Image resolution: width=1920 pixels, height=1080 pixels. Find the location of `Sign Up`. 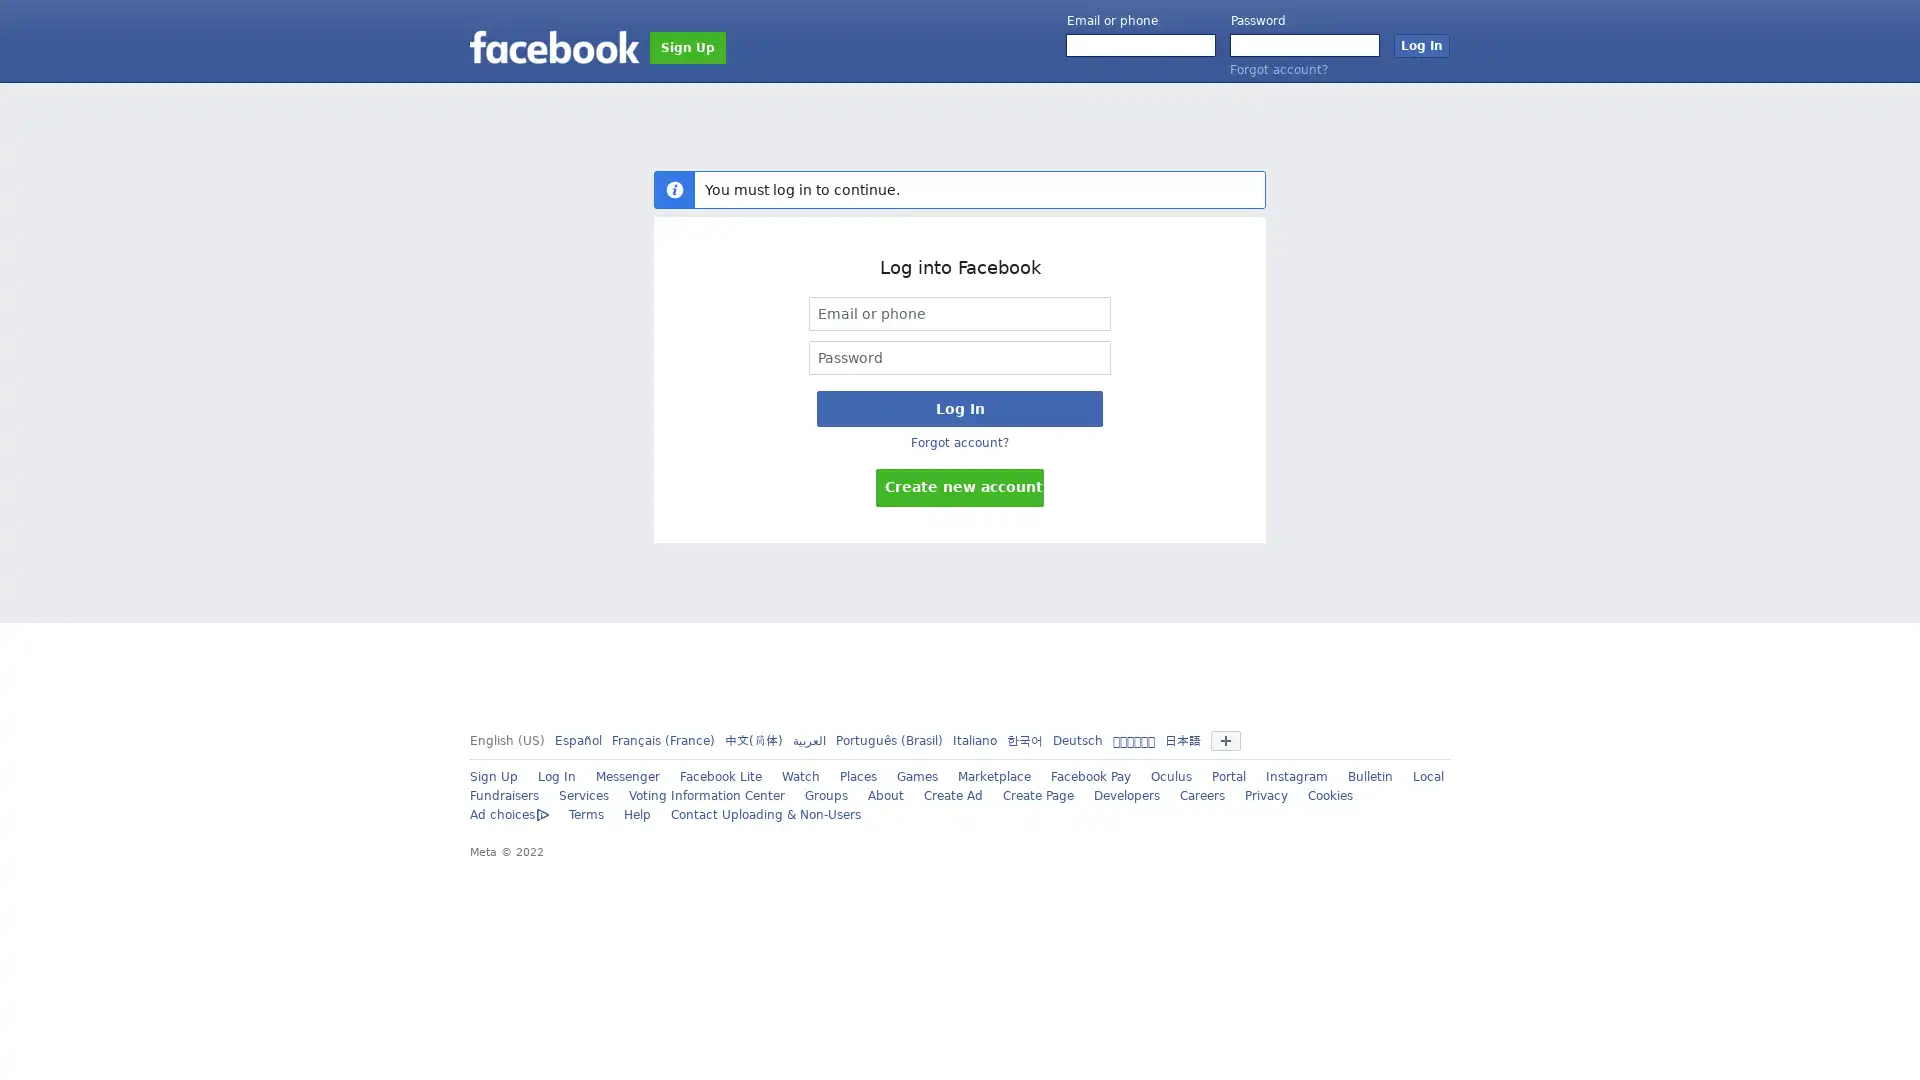

Sign Up is located at coordinates (687, 46).